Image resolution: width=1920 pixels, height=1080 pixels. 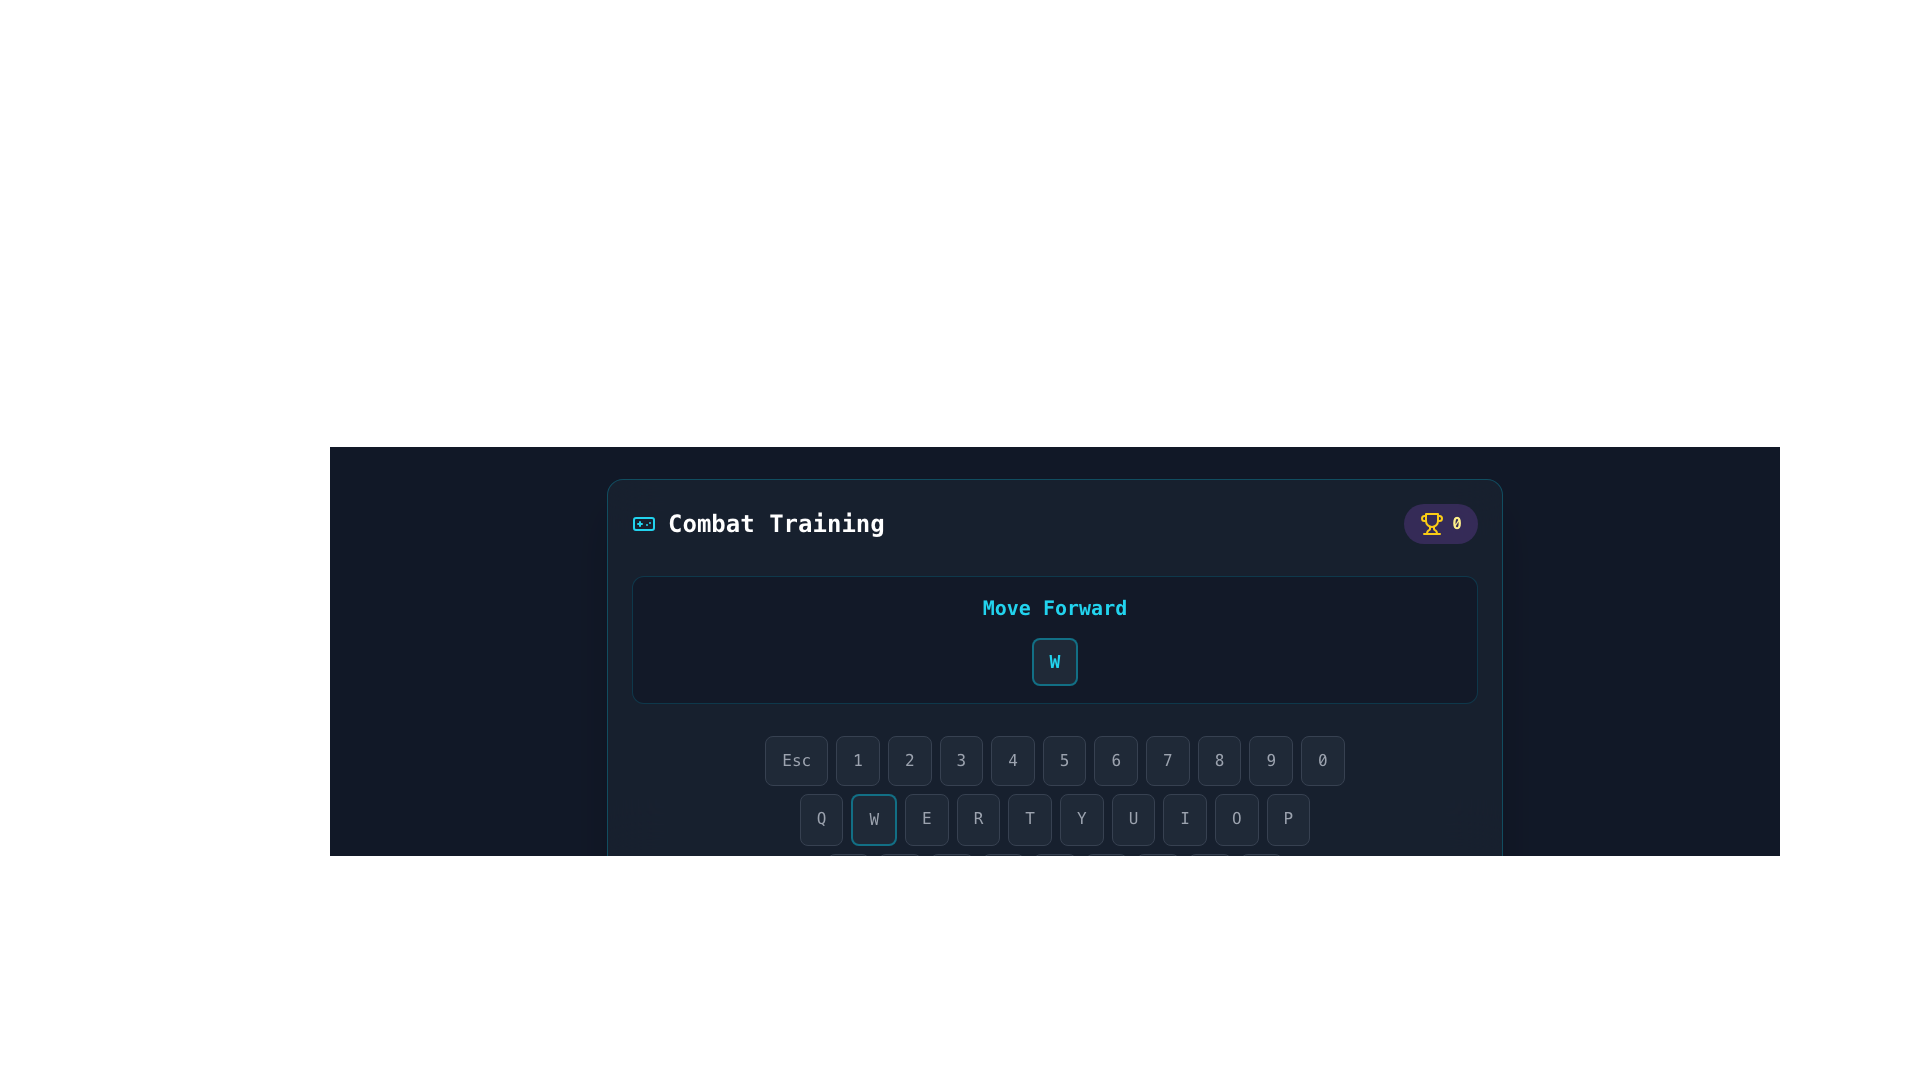 What do you see at coordinates (1054, 760) in the screenshot?
I see `the button labeled '5' which has a dark gray background and is part of a horizontal row of buttons on a keyboard-like interface` at bounding box center [1054, 760].